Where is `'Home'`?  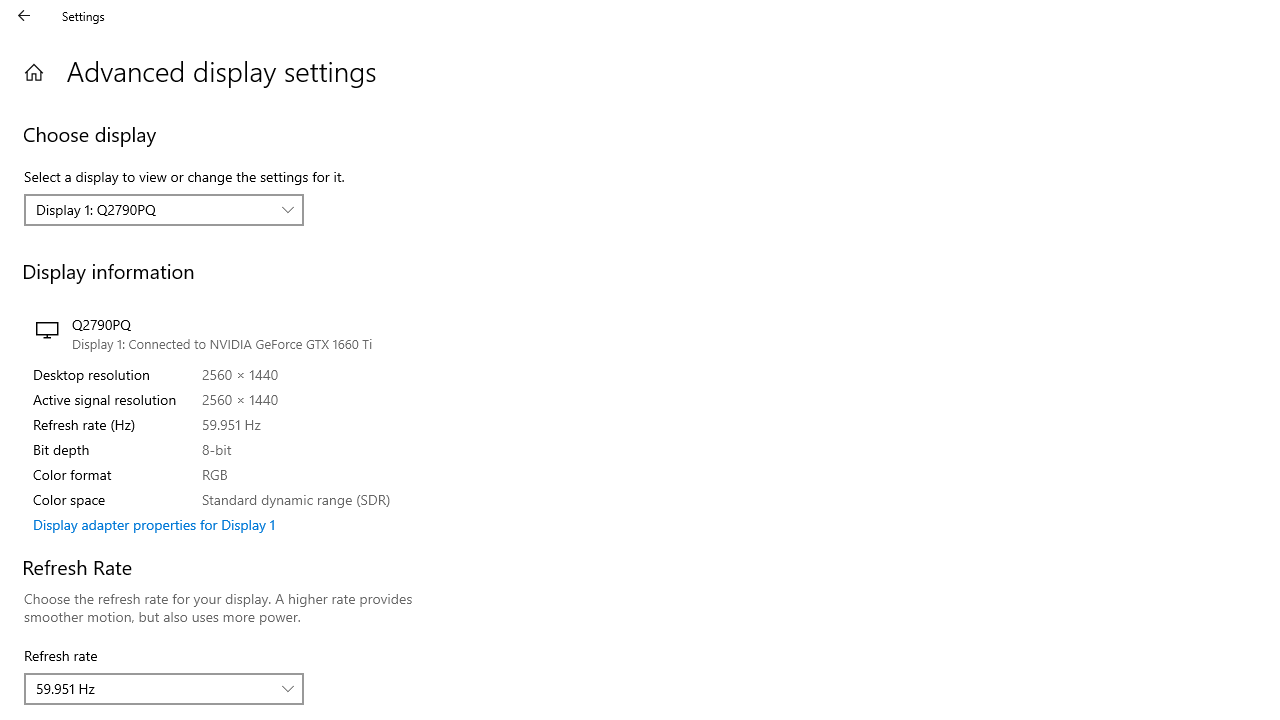
'Home' is located at coordinates (33, 71).